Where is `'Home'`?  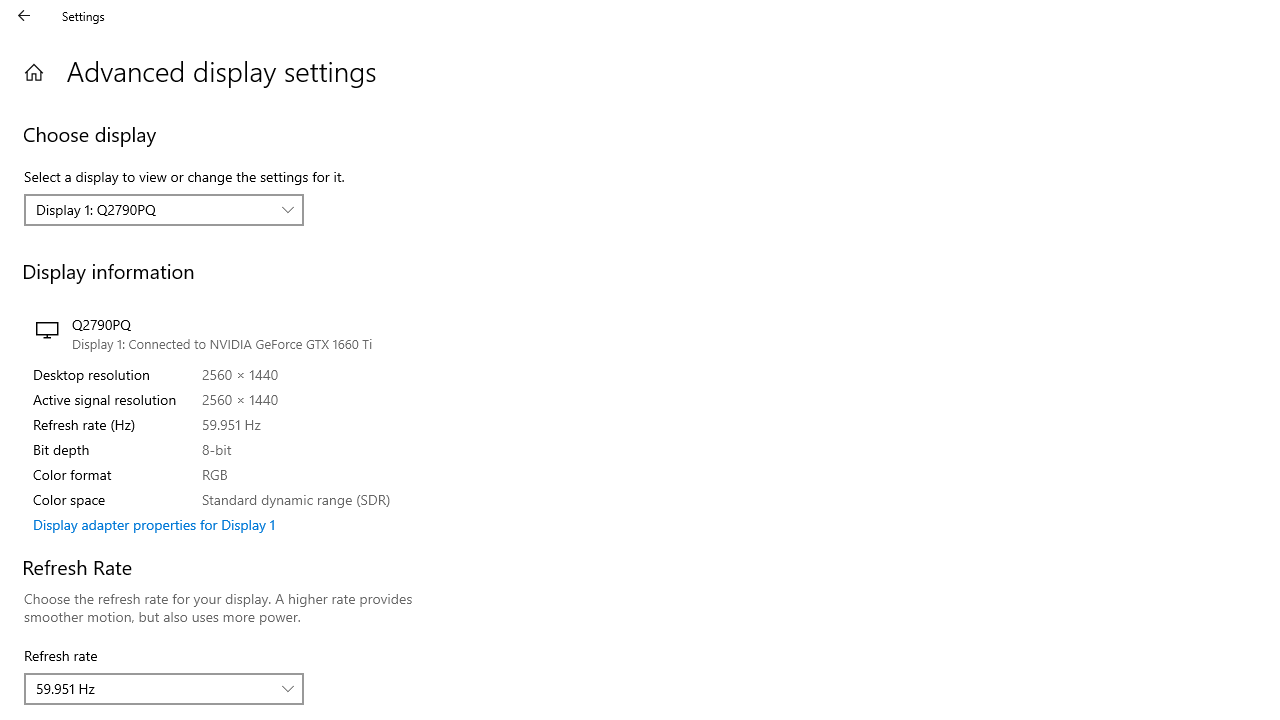
'Home' is located at coordinates (33, 71).